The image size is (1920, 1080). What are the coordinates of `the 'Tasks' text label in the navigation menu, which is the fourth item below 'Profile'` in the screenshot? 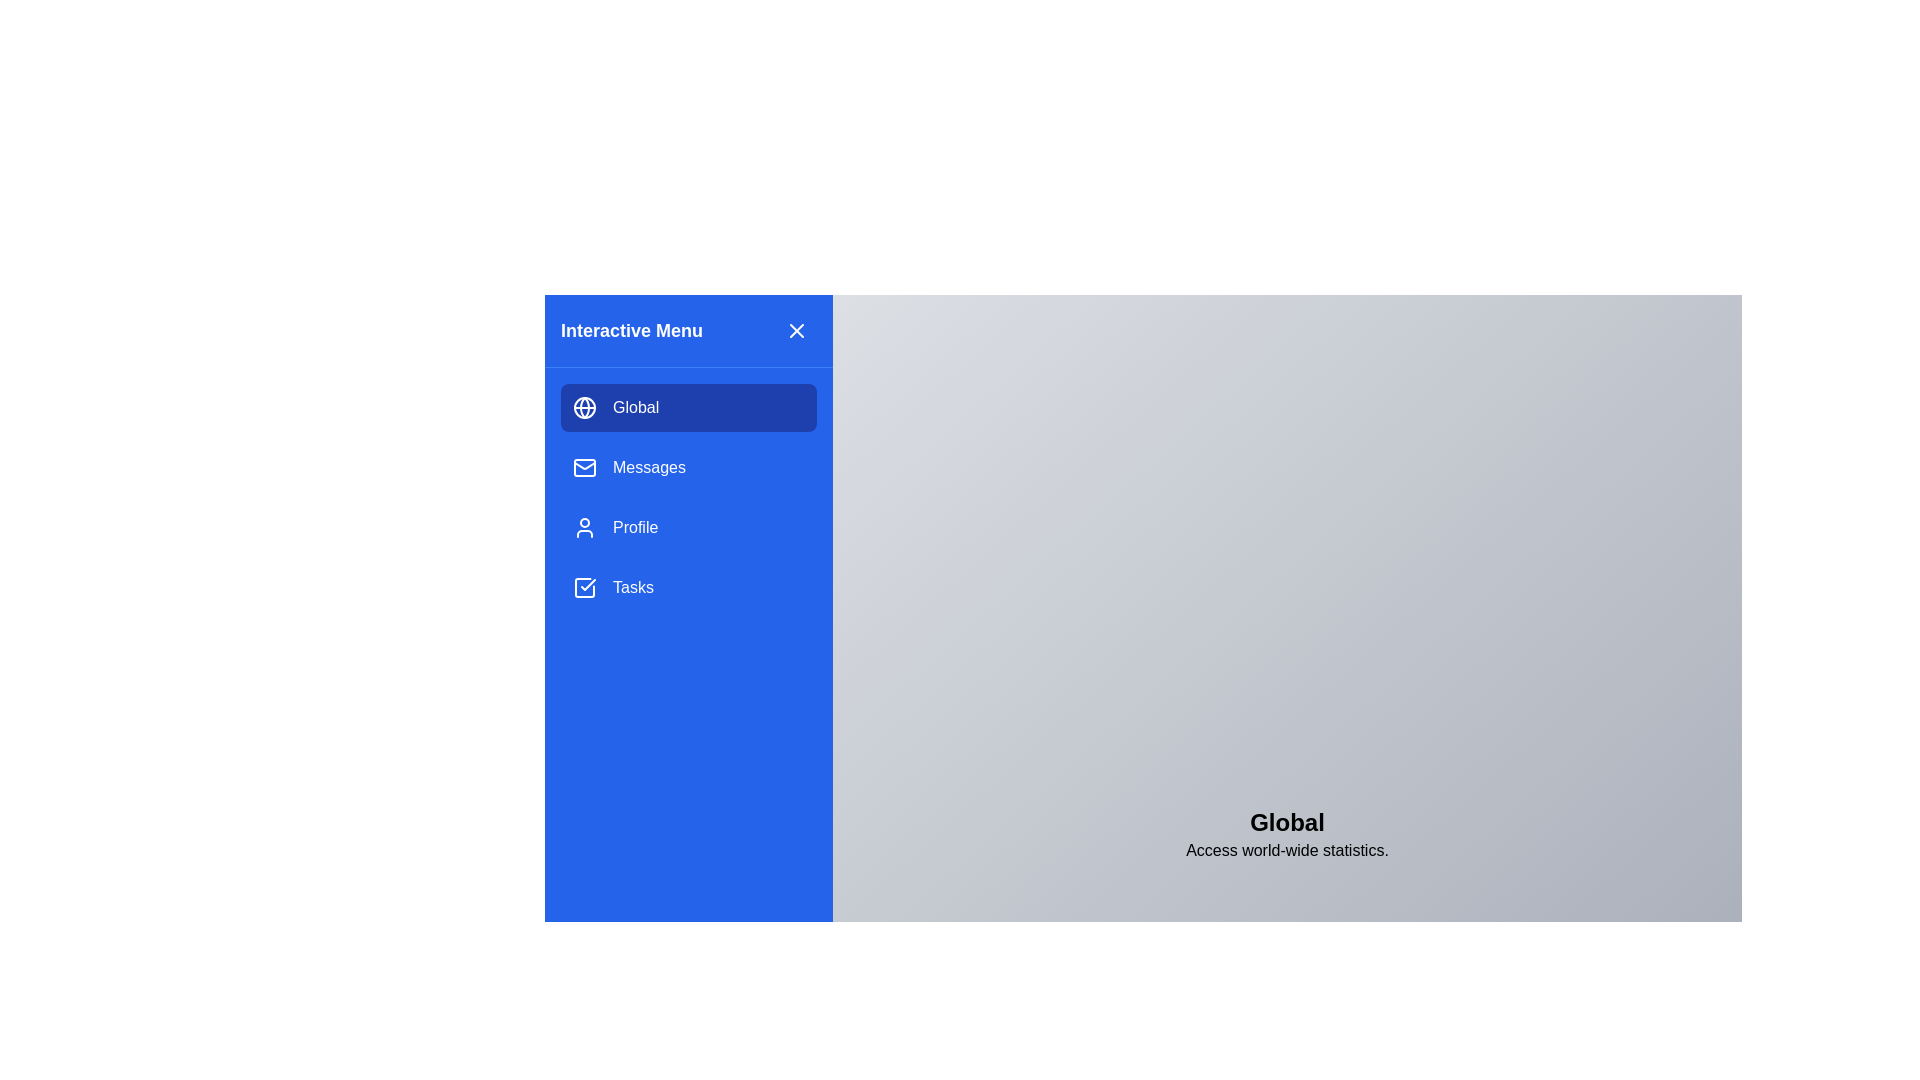 It's located at (632, 586).